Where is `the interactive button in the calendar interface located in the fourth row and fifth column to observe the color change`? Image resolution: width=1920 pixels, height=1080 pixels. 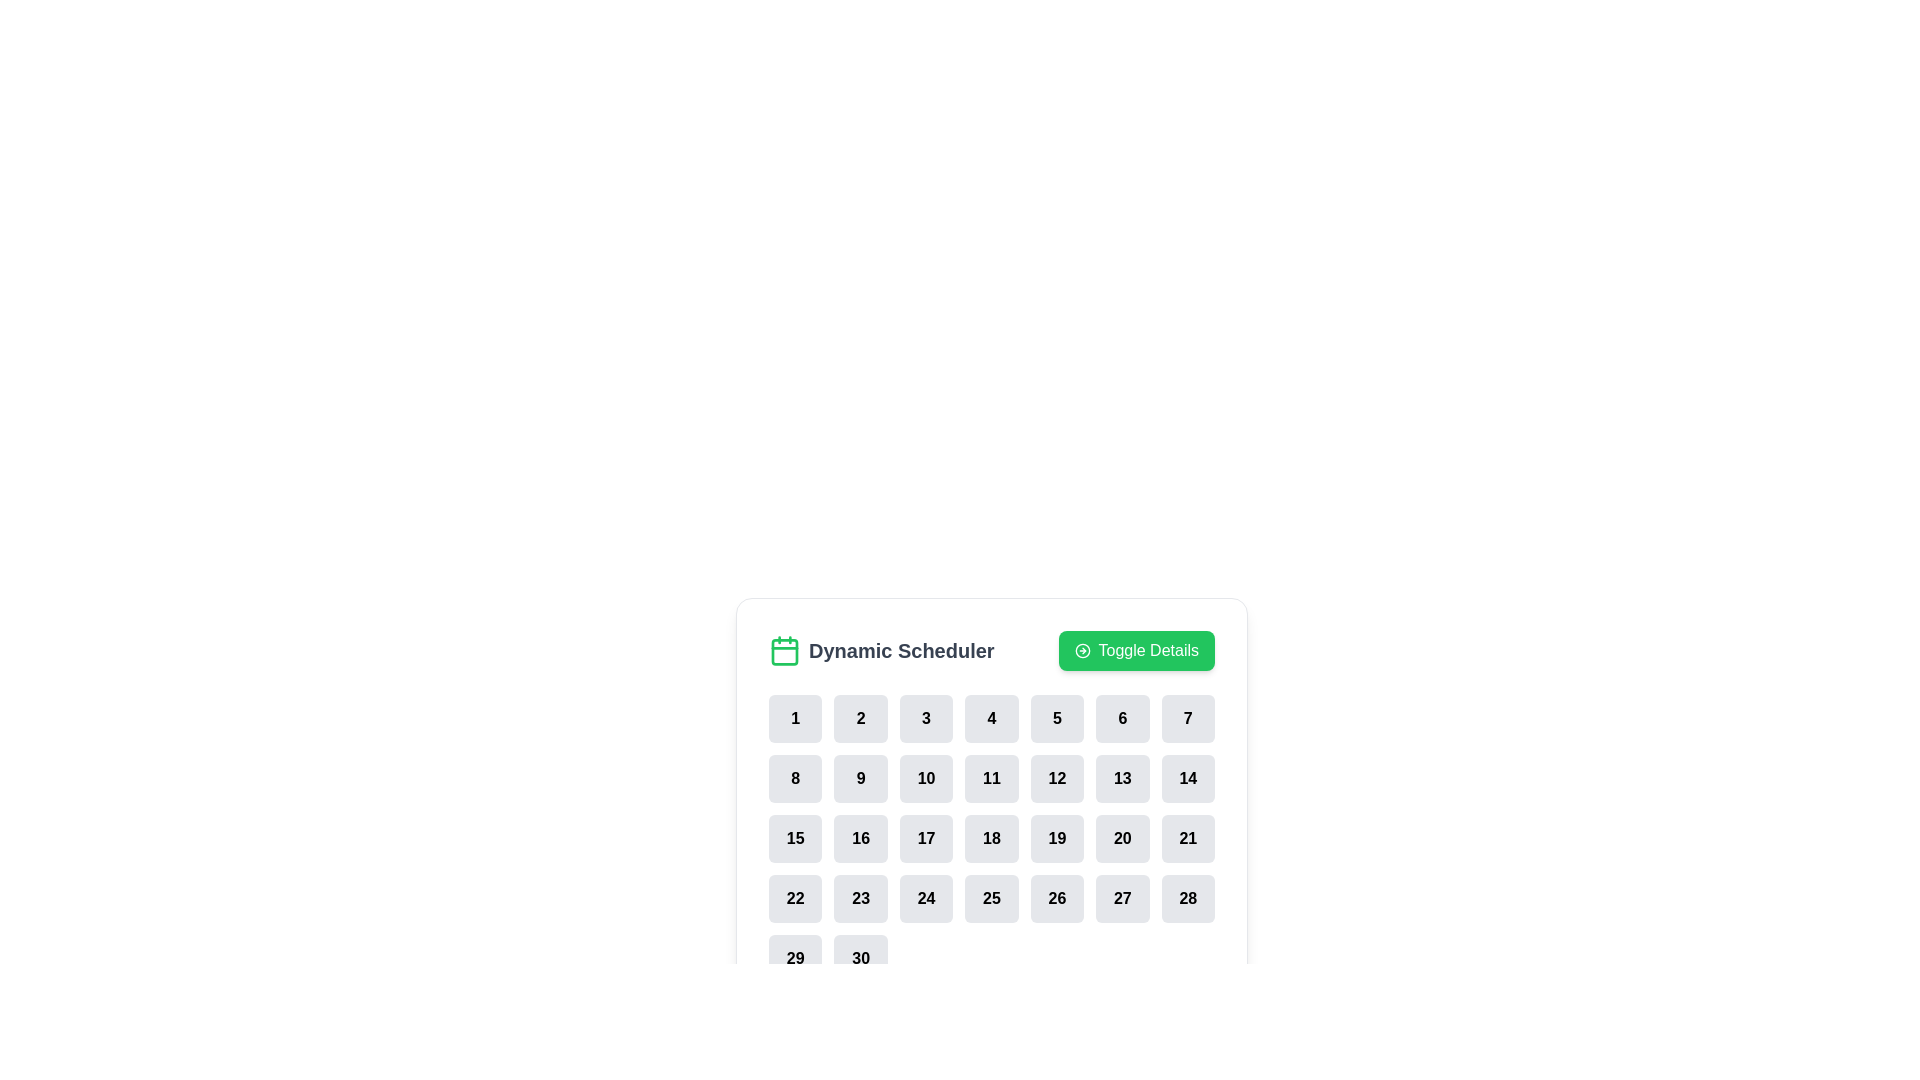
the interactive button in the calendar interface located in the fourth row and fifth column to observe the color change is located at coordinates (1056, 897).